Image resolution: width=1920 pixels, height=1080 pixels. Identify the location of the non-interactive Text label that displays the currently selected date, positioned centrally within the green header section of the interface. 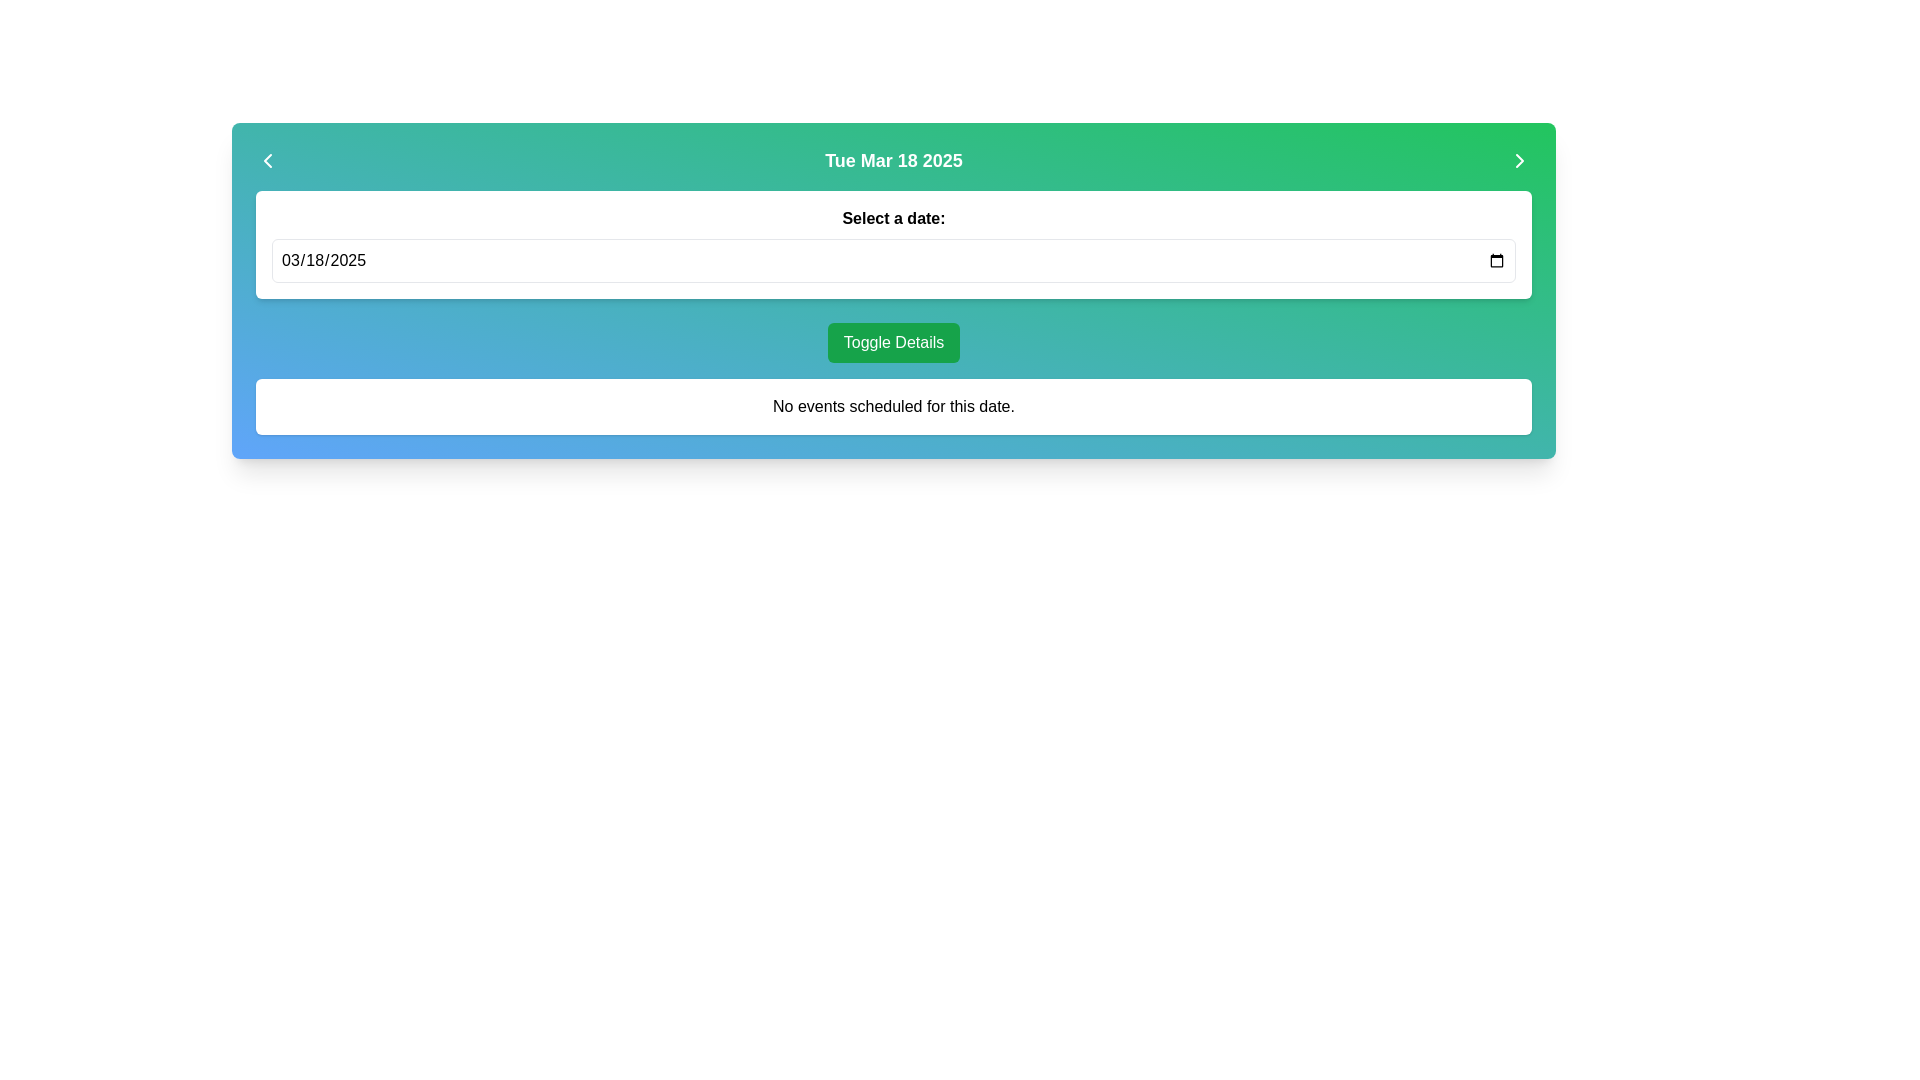
(892, 160).